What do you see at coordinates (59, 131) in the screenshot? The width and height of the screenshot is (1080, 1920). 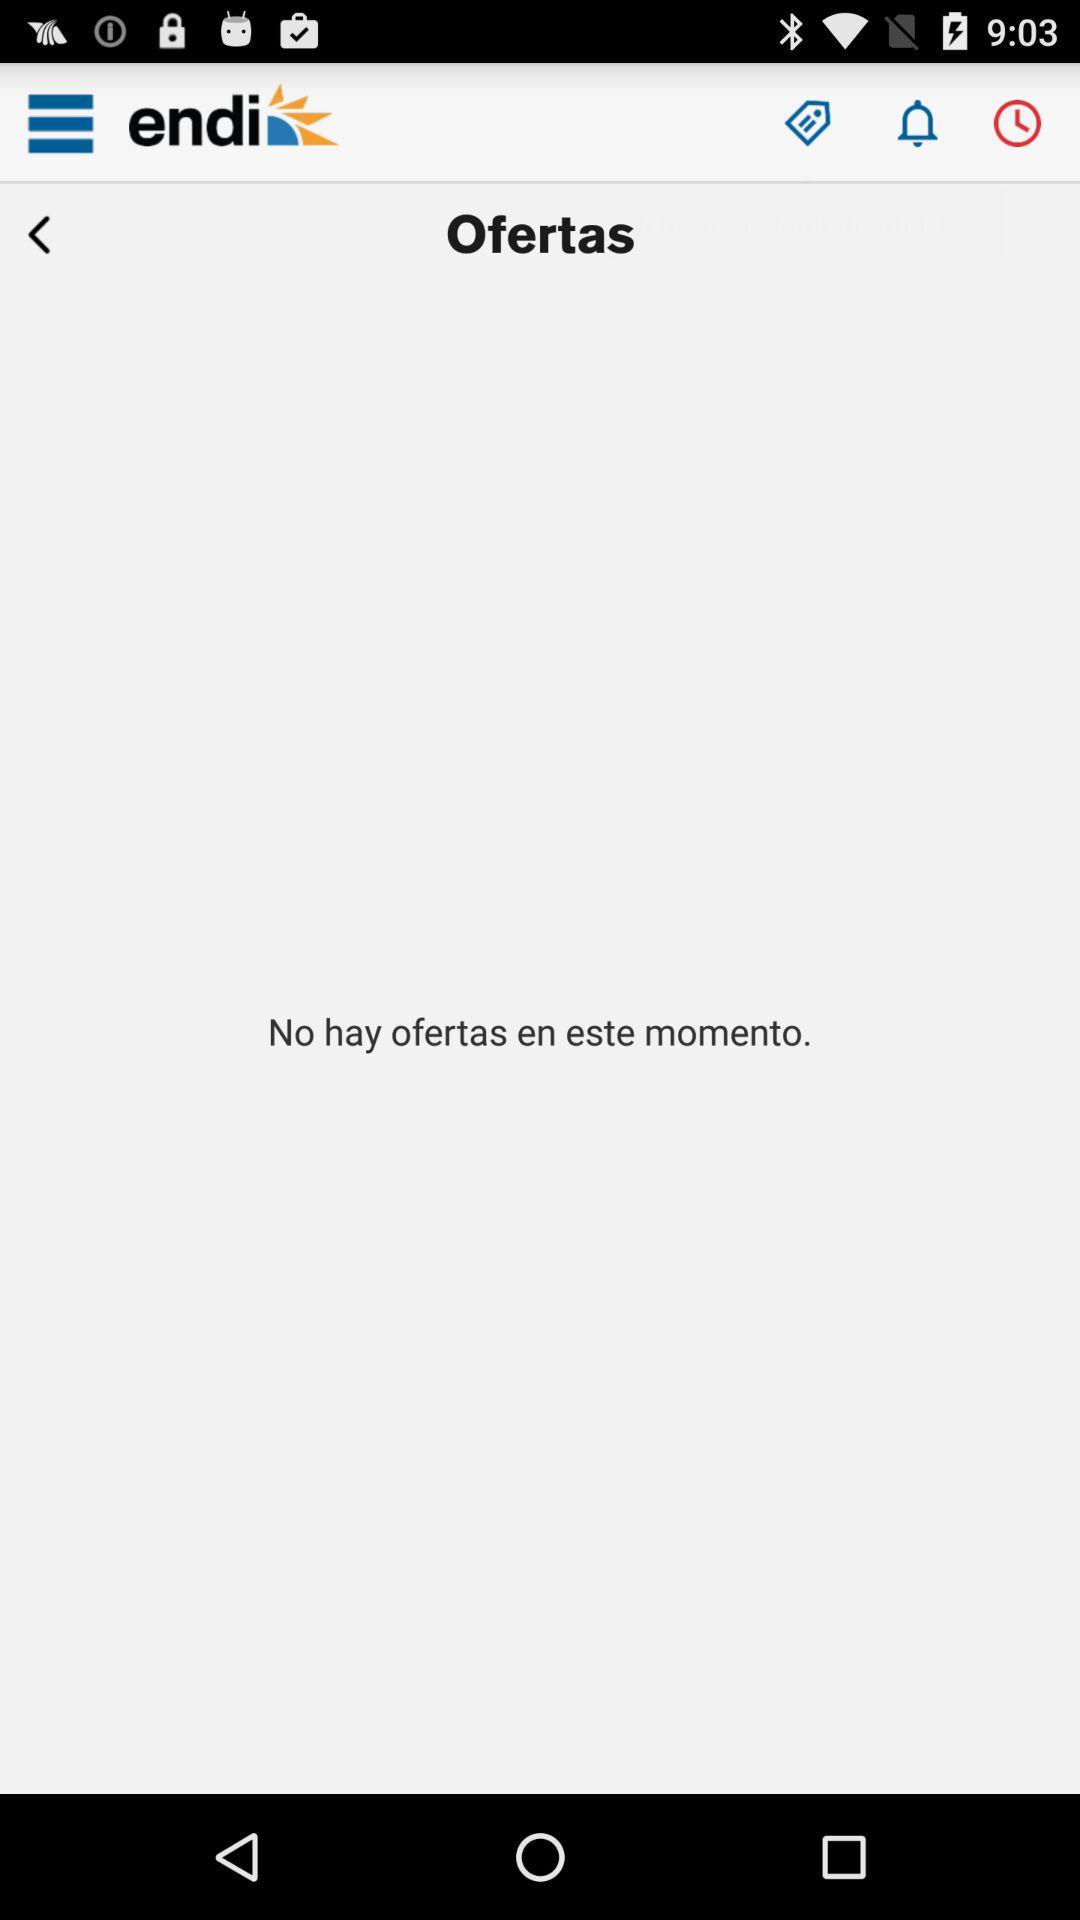 I see `the menu icon` at bounding box center [59, 131].